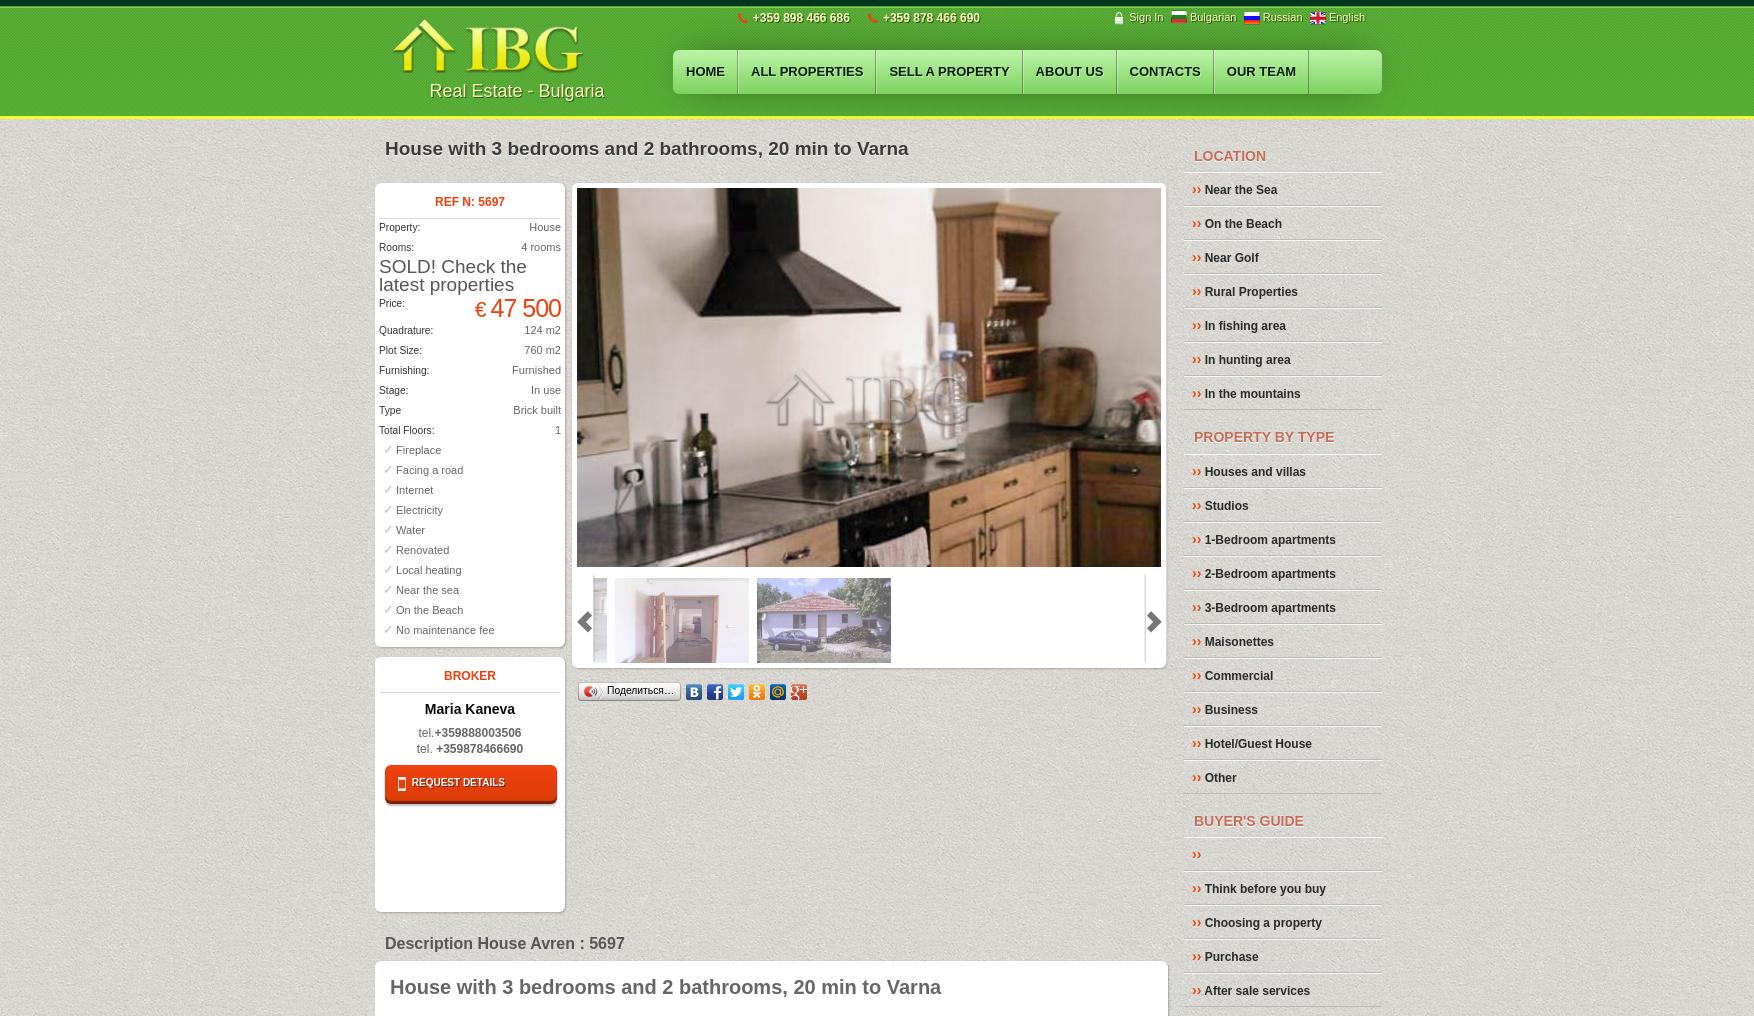  Describe the element at coordinates (451, 273) in the screenshot. I see `'SOLD! Check the latest properties'` at that location.